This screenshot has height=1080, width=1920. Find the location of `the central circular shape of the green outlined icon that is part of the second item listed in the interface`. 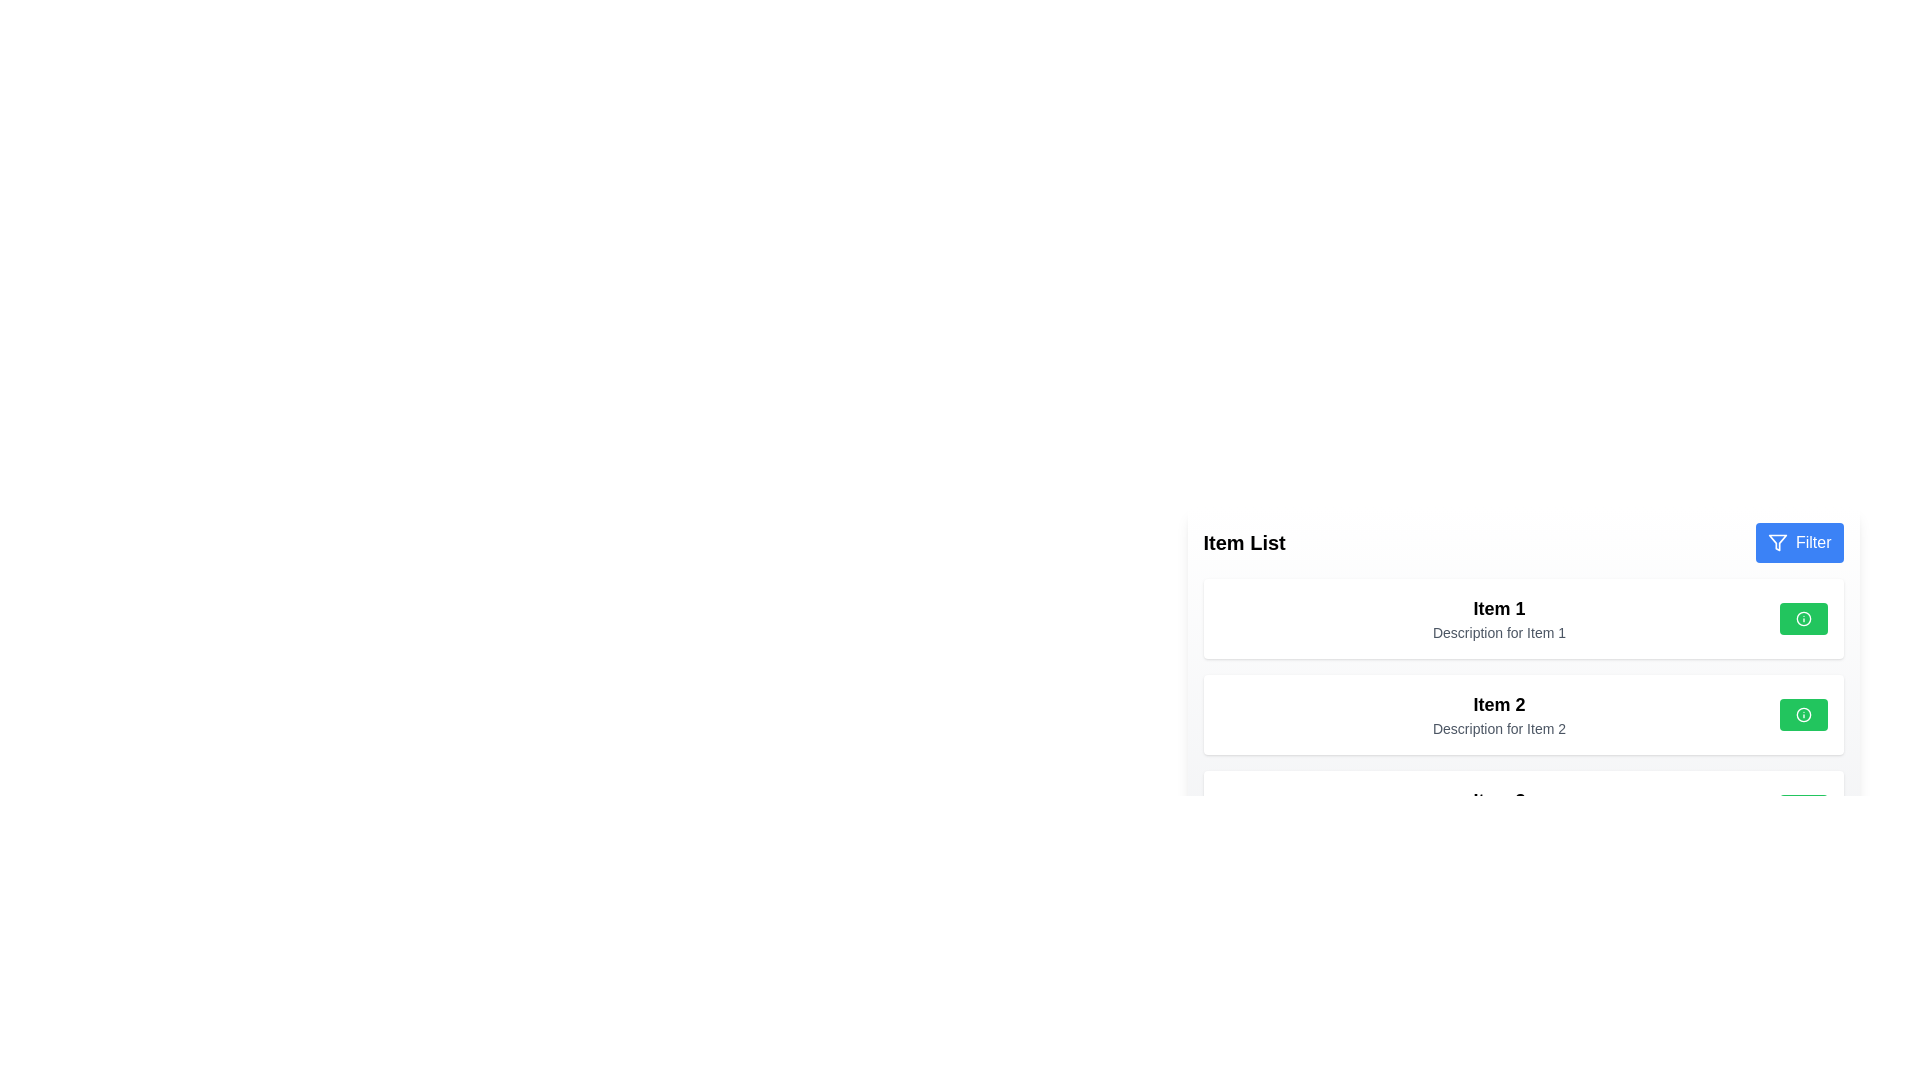

the central circular shape of the green outlined icon that is part of the second item listed in the interface is located at coordinates (1803, 713).